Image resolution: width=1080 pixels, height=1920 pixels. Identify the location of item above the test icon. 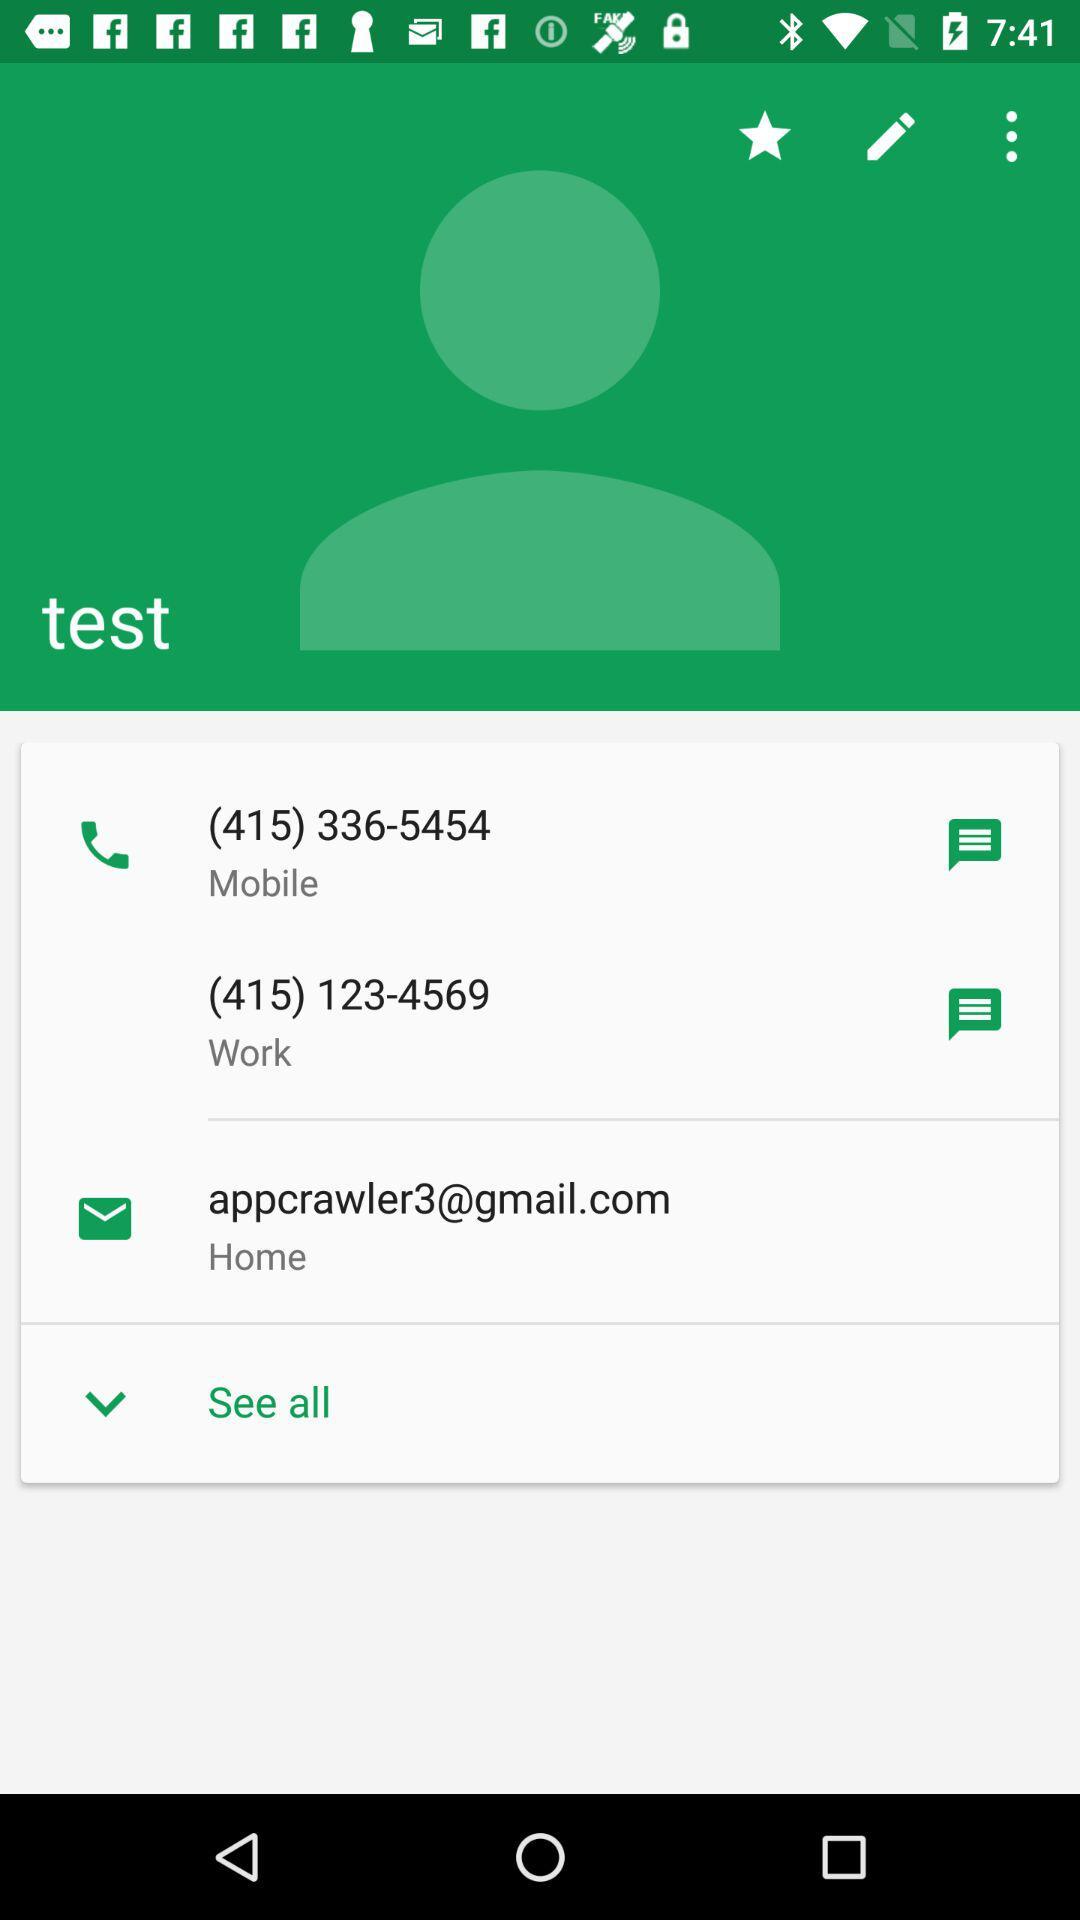
(764, 135).